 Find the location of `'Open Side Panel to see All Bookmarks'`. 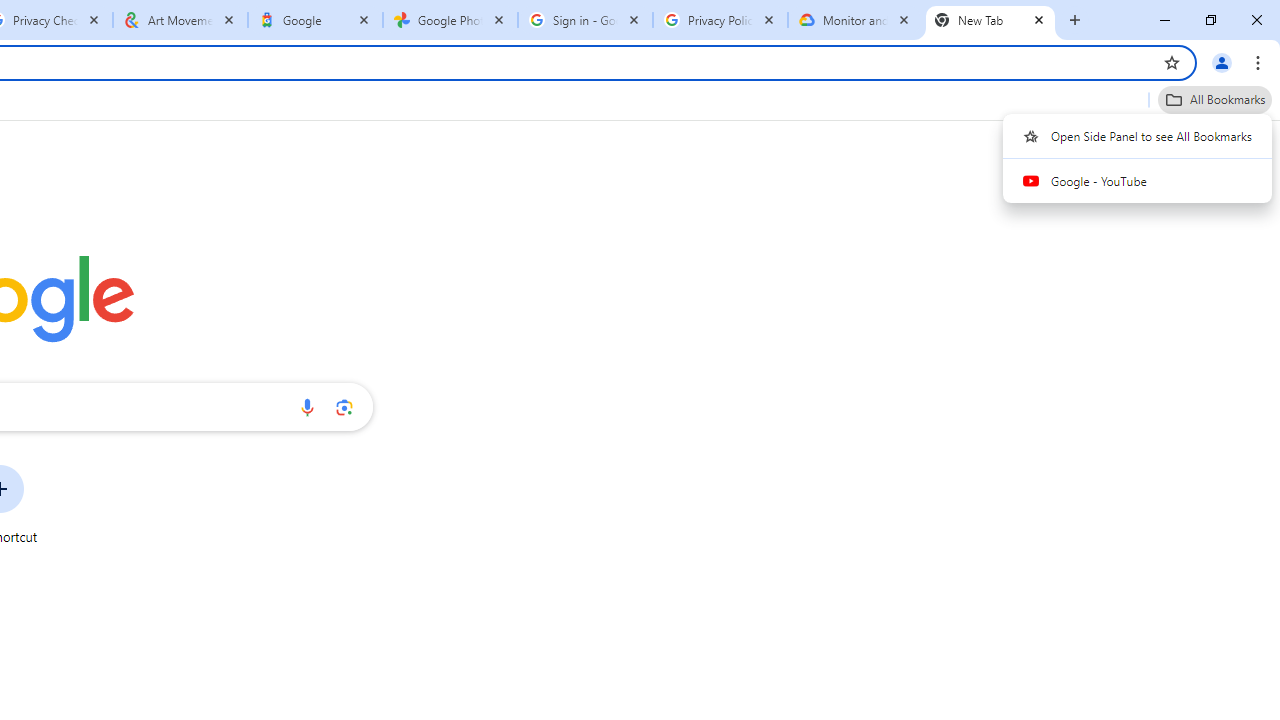

'Open Side Panel to see All Bookmarks' is located at coordinates (1137, 135).